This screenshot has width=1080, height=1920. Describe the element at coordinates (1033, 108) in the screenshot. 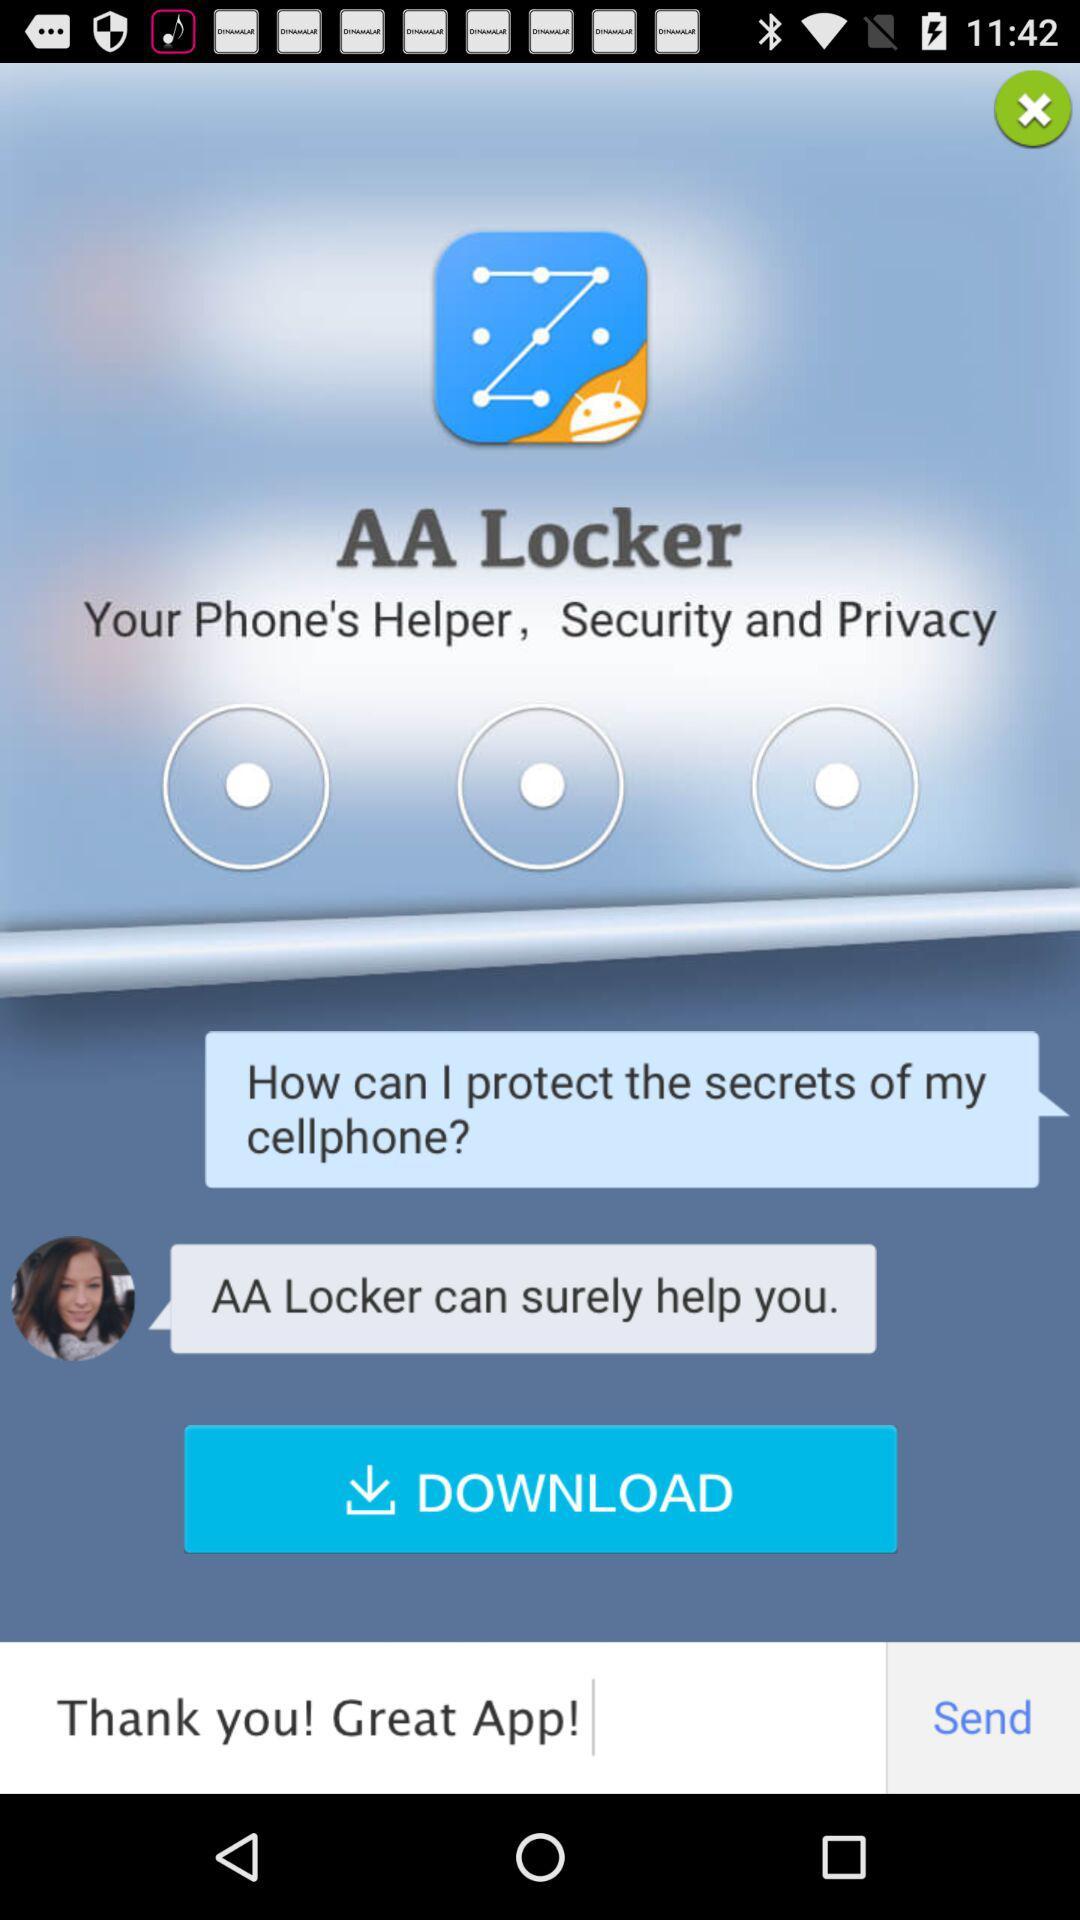

I see `this tab` at that location.